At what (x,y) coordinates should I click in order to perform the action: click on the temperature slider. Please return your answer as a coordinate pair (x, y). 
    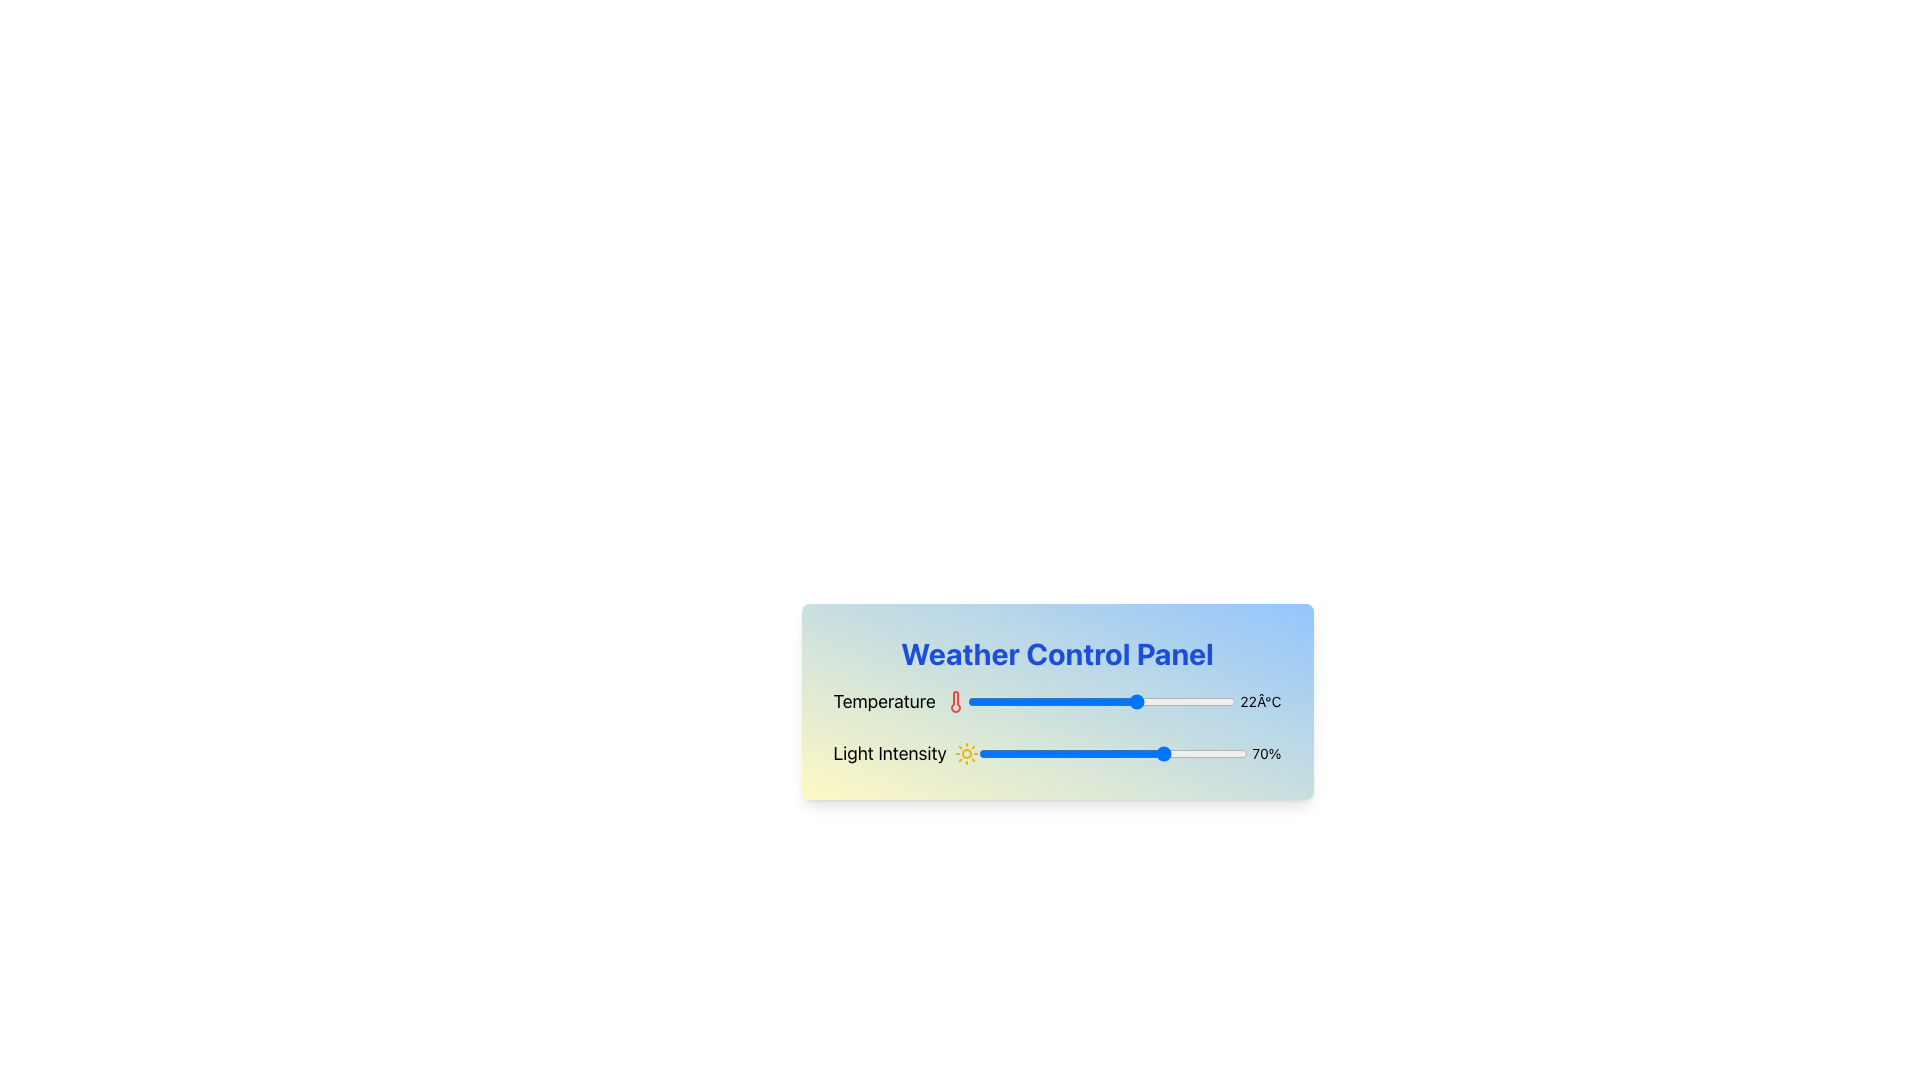
    Looking at the image, I should click on (999, 701).